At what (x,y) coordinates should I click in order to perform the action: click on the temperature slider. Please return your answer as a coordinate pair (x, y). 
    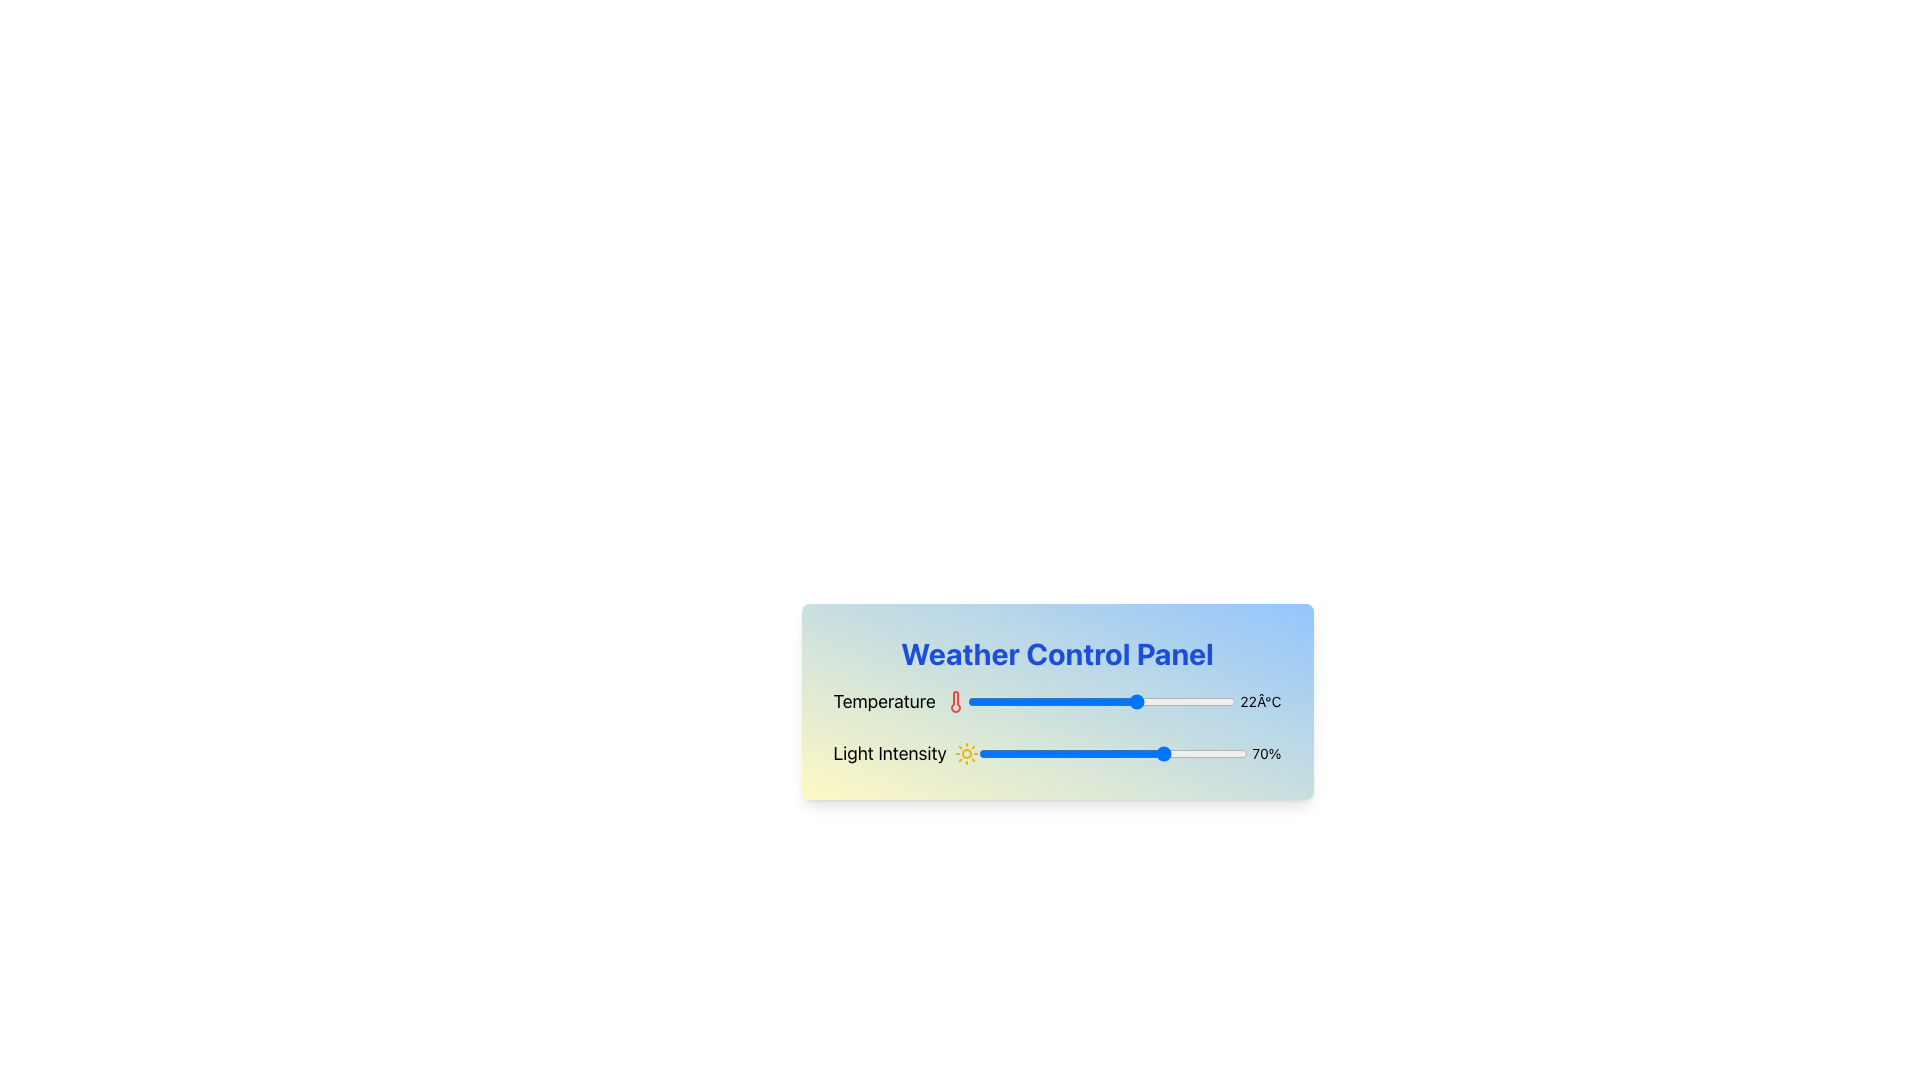
    Looking at the image, I should click on (999, 701).